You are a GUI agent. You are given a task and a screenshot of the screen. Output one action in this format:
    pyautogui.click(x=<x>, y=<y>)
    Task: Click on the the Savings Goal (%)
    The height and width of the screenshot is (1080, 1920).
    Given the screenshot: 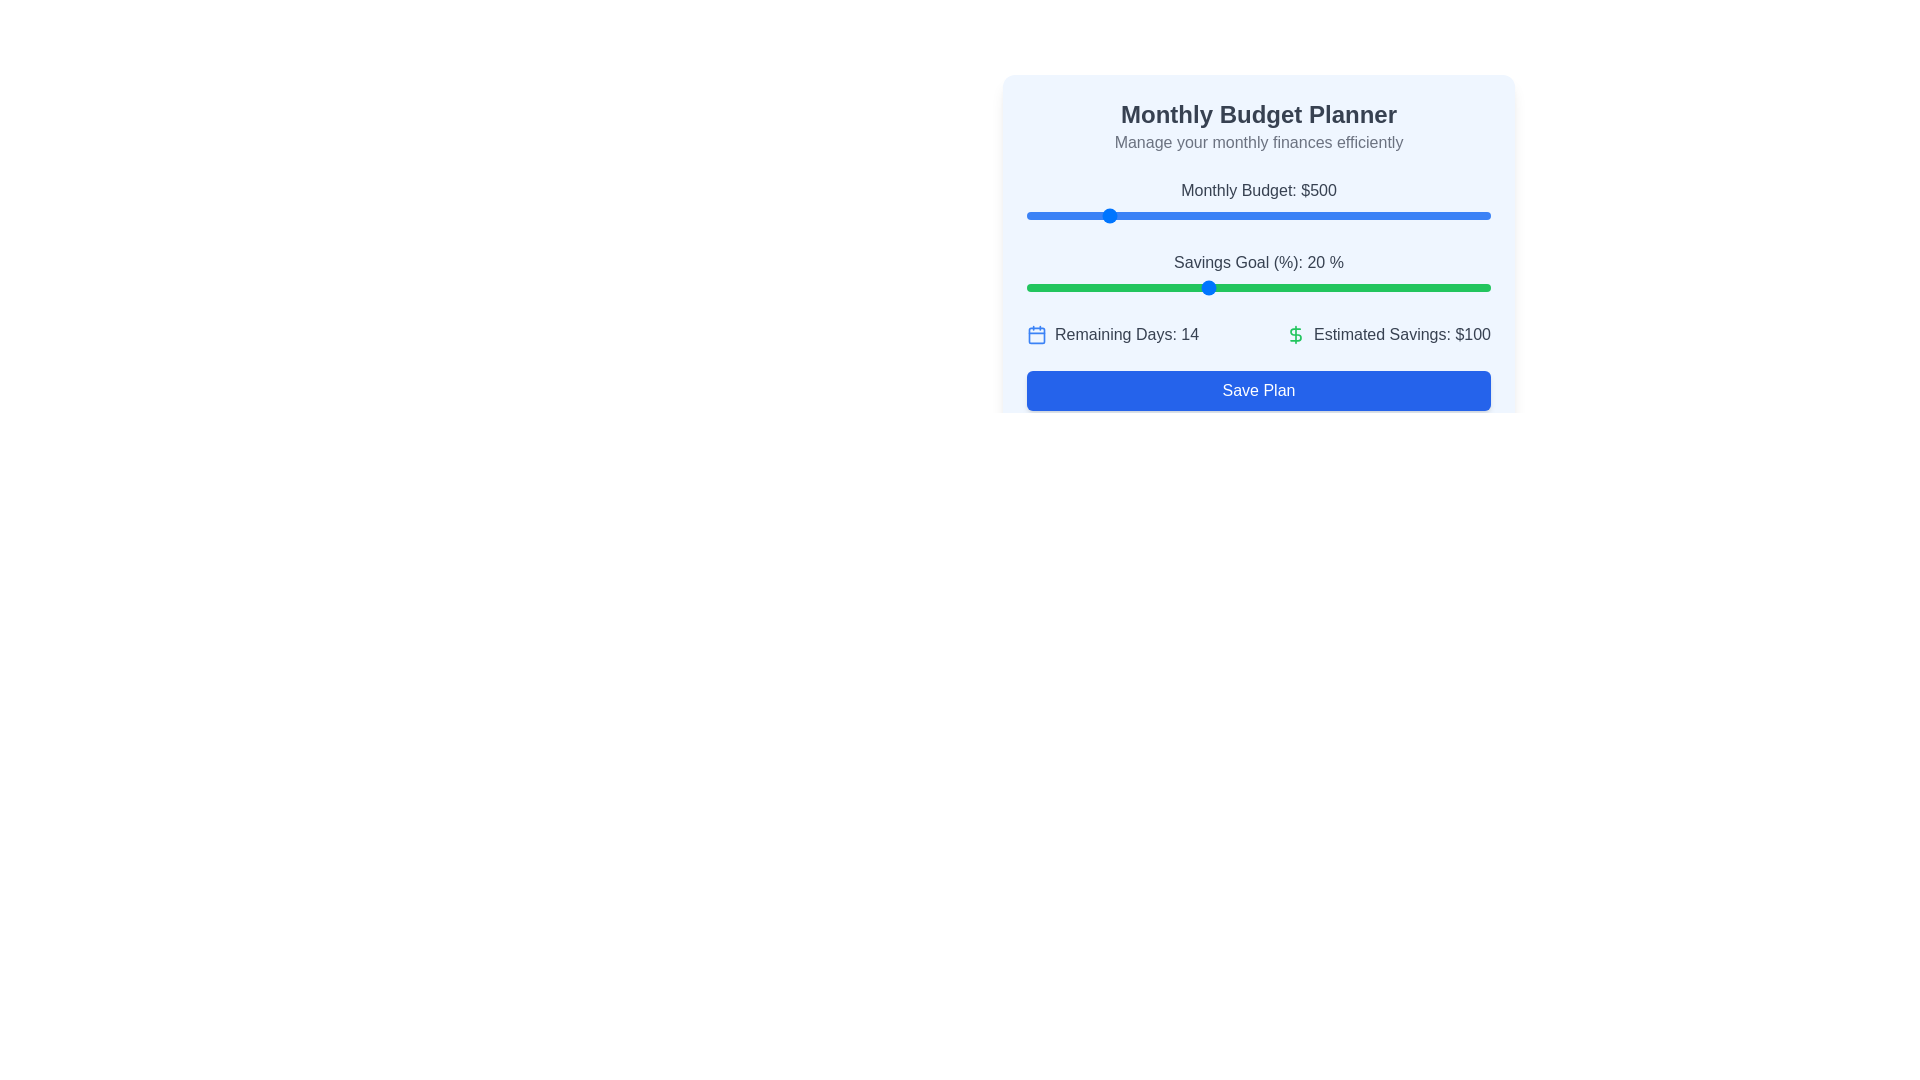 What is the action you would take?
    pyautogui.click(x=1366, y=288)
    